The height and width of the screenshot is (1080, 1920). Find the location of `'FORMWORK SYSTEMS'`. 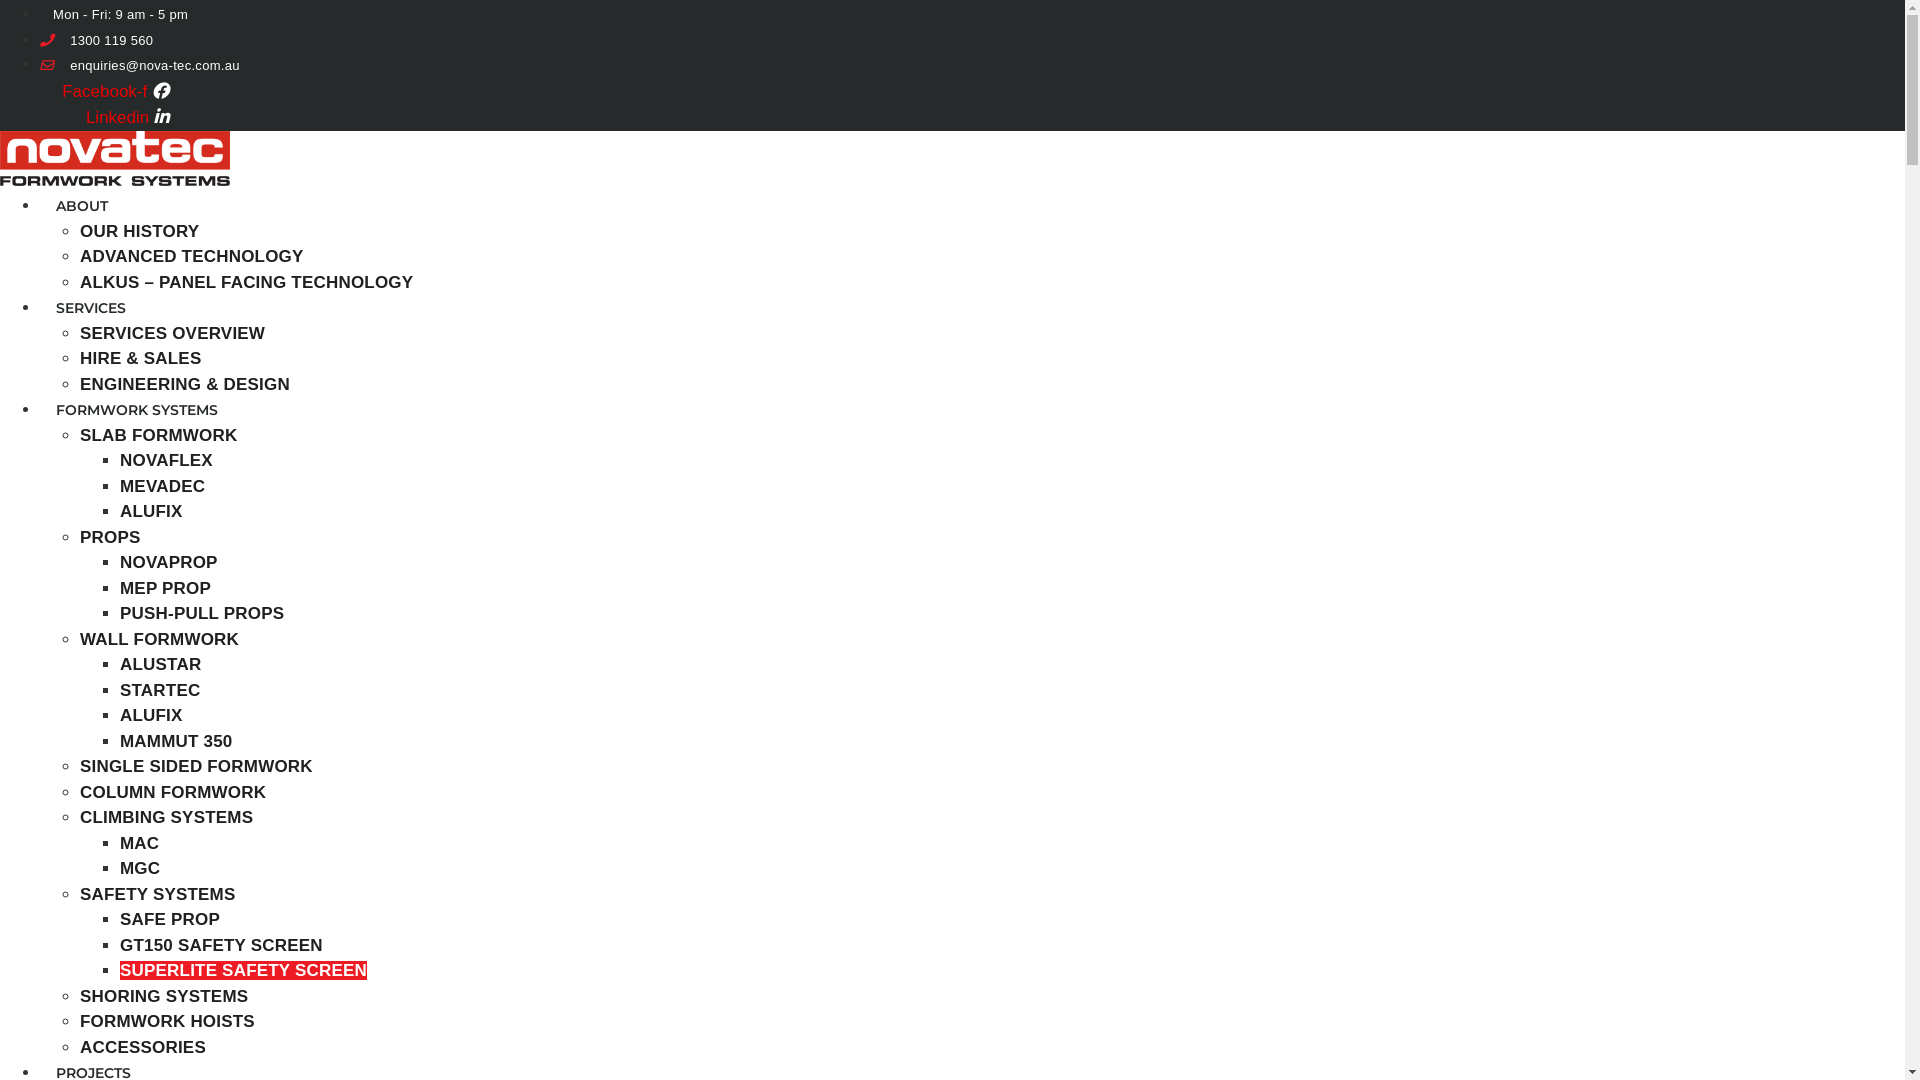

'FORMWORK SYSTEMS' is located at coordinates (136, 408).